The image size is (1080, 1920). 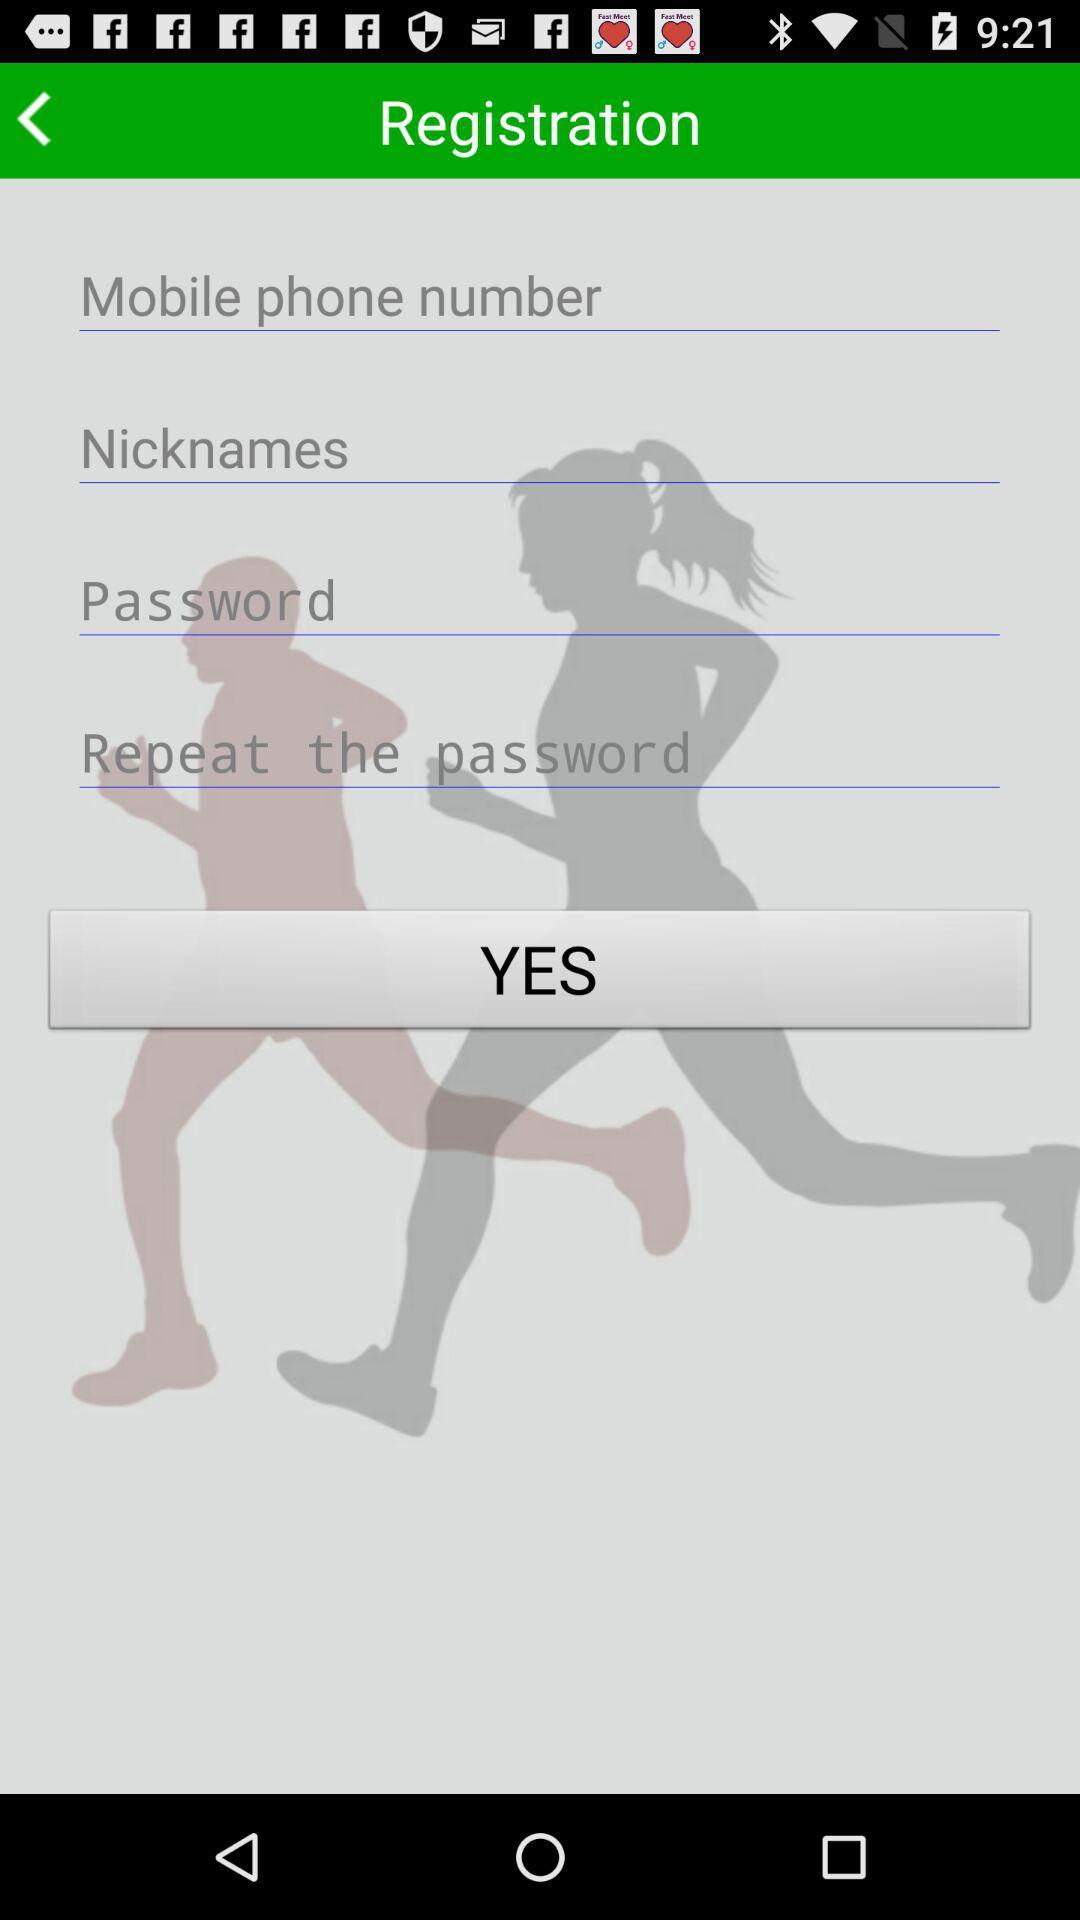 What do you see at coordinates (540, 597) in the screenshot?
I see `password` at bounding box center [540, 597].